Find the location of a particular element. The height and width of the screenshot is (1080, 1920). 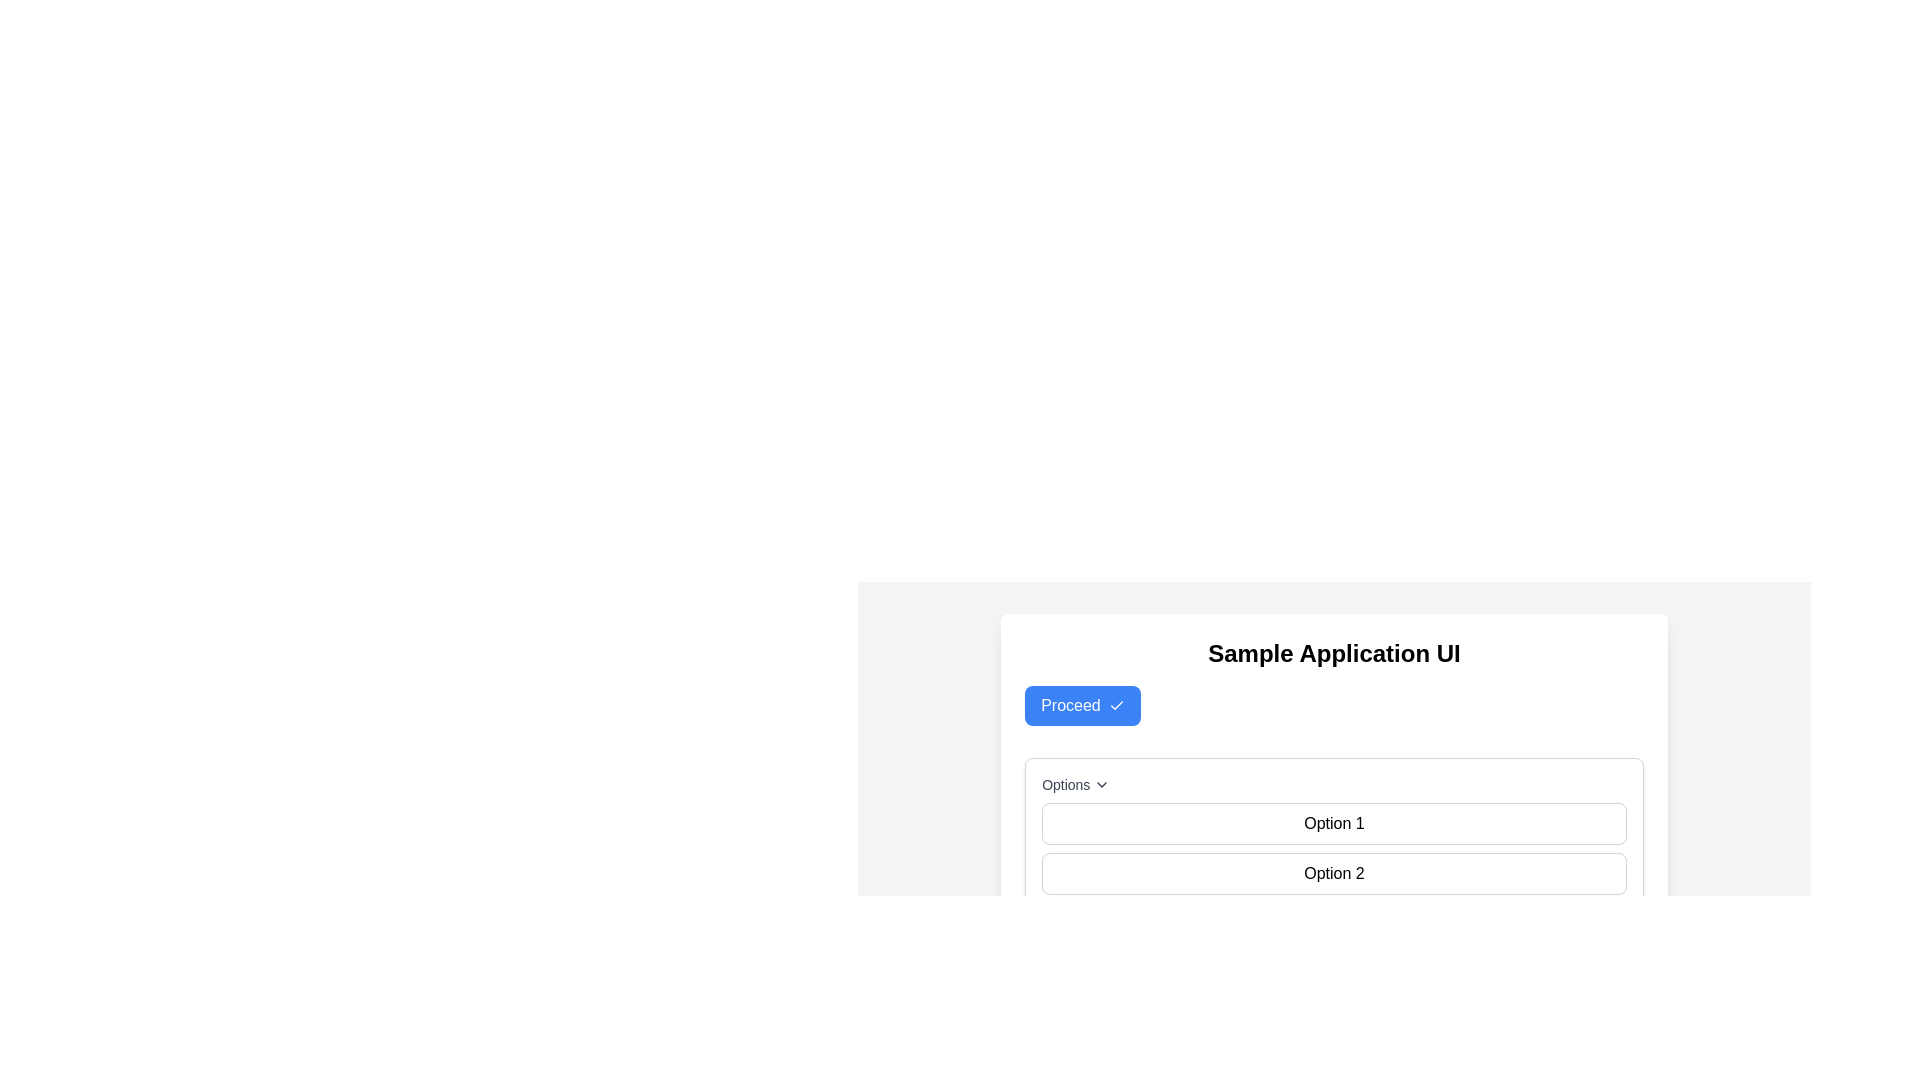

the 'Proceed' button located within the 'Sample Application UI' card is located at coordinates (1081, 704).